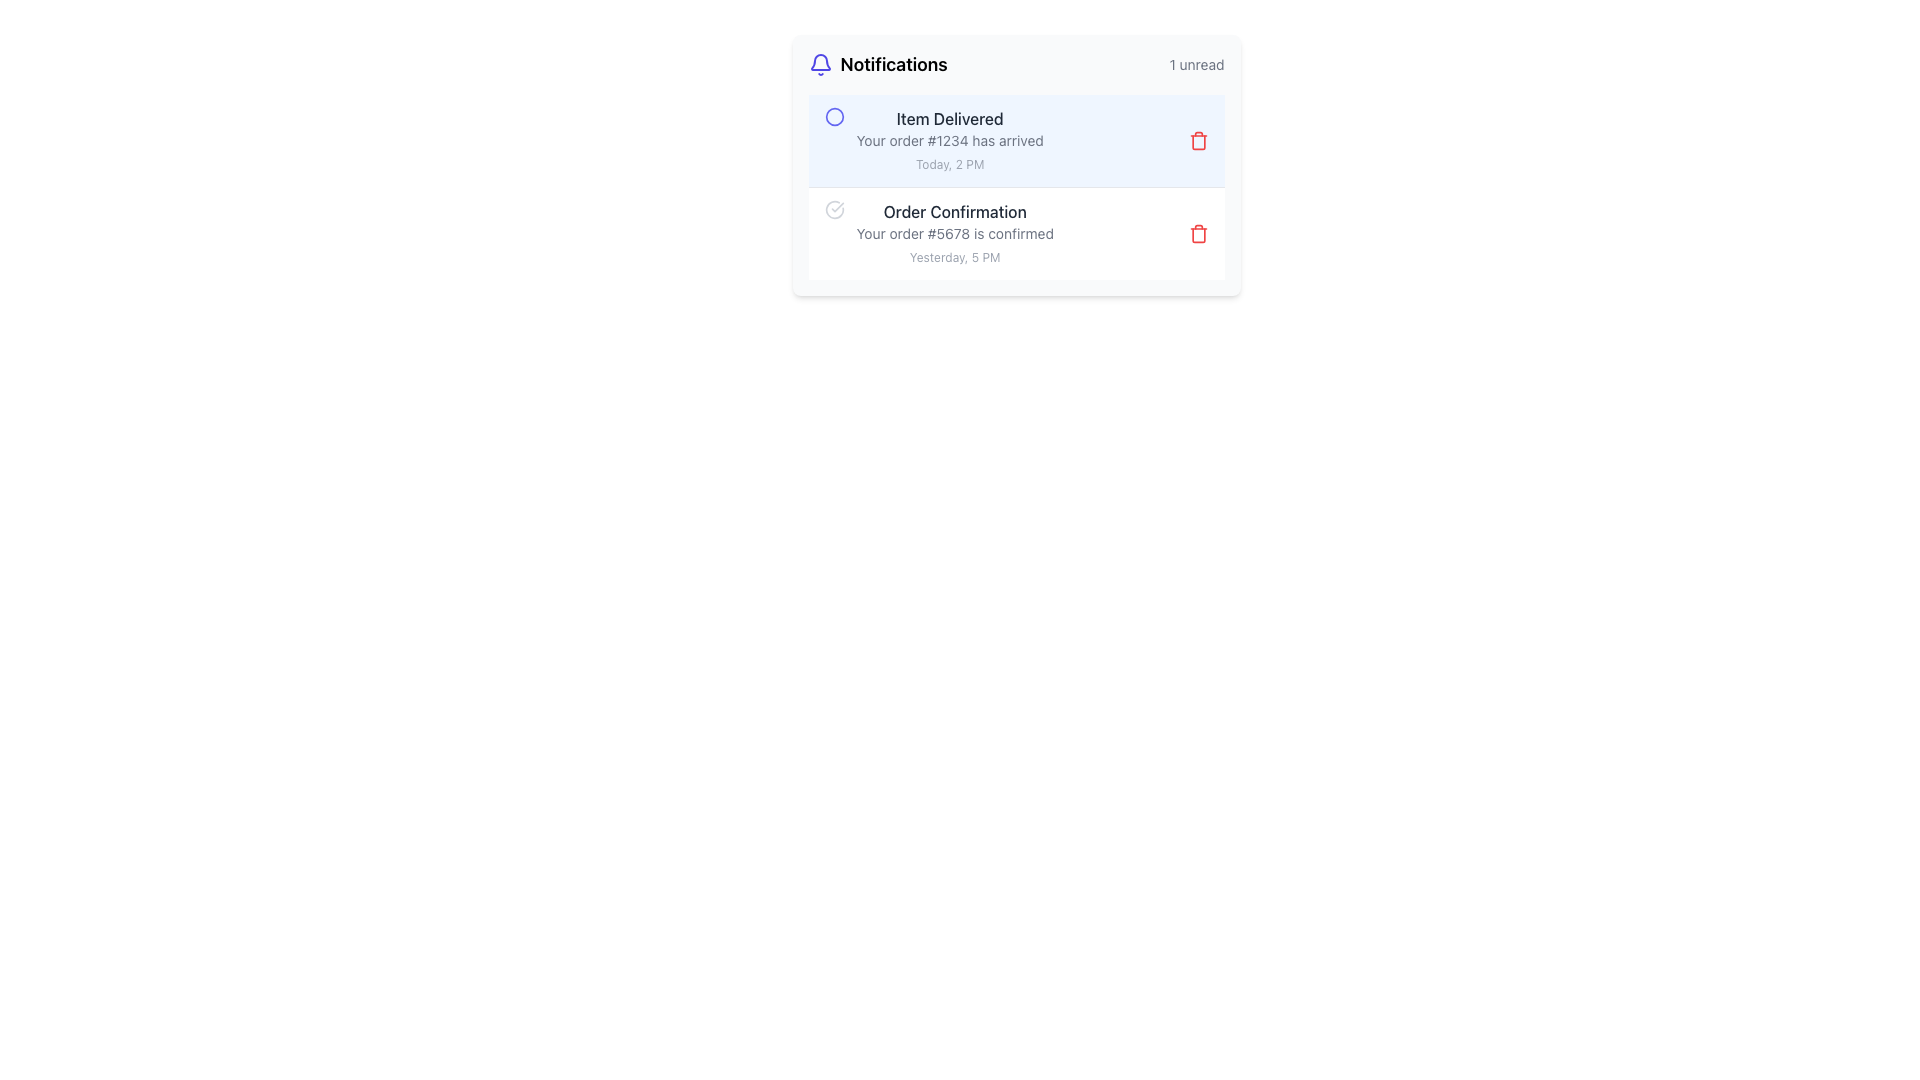  Describe the element at coordinates (1196, 64) in the screenshot. I see `displayed text from the unread notifications count label positioned to the far-right of the 'Notifications' title in the header section of the notifications panel` at that location.